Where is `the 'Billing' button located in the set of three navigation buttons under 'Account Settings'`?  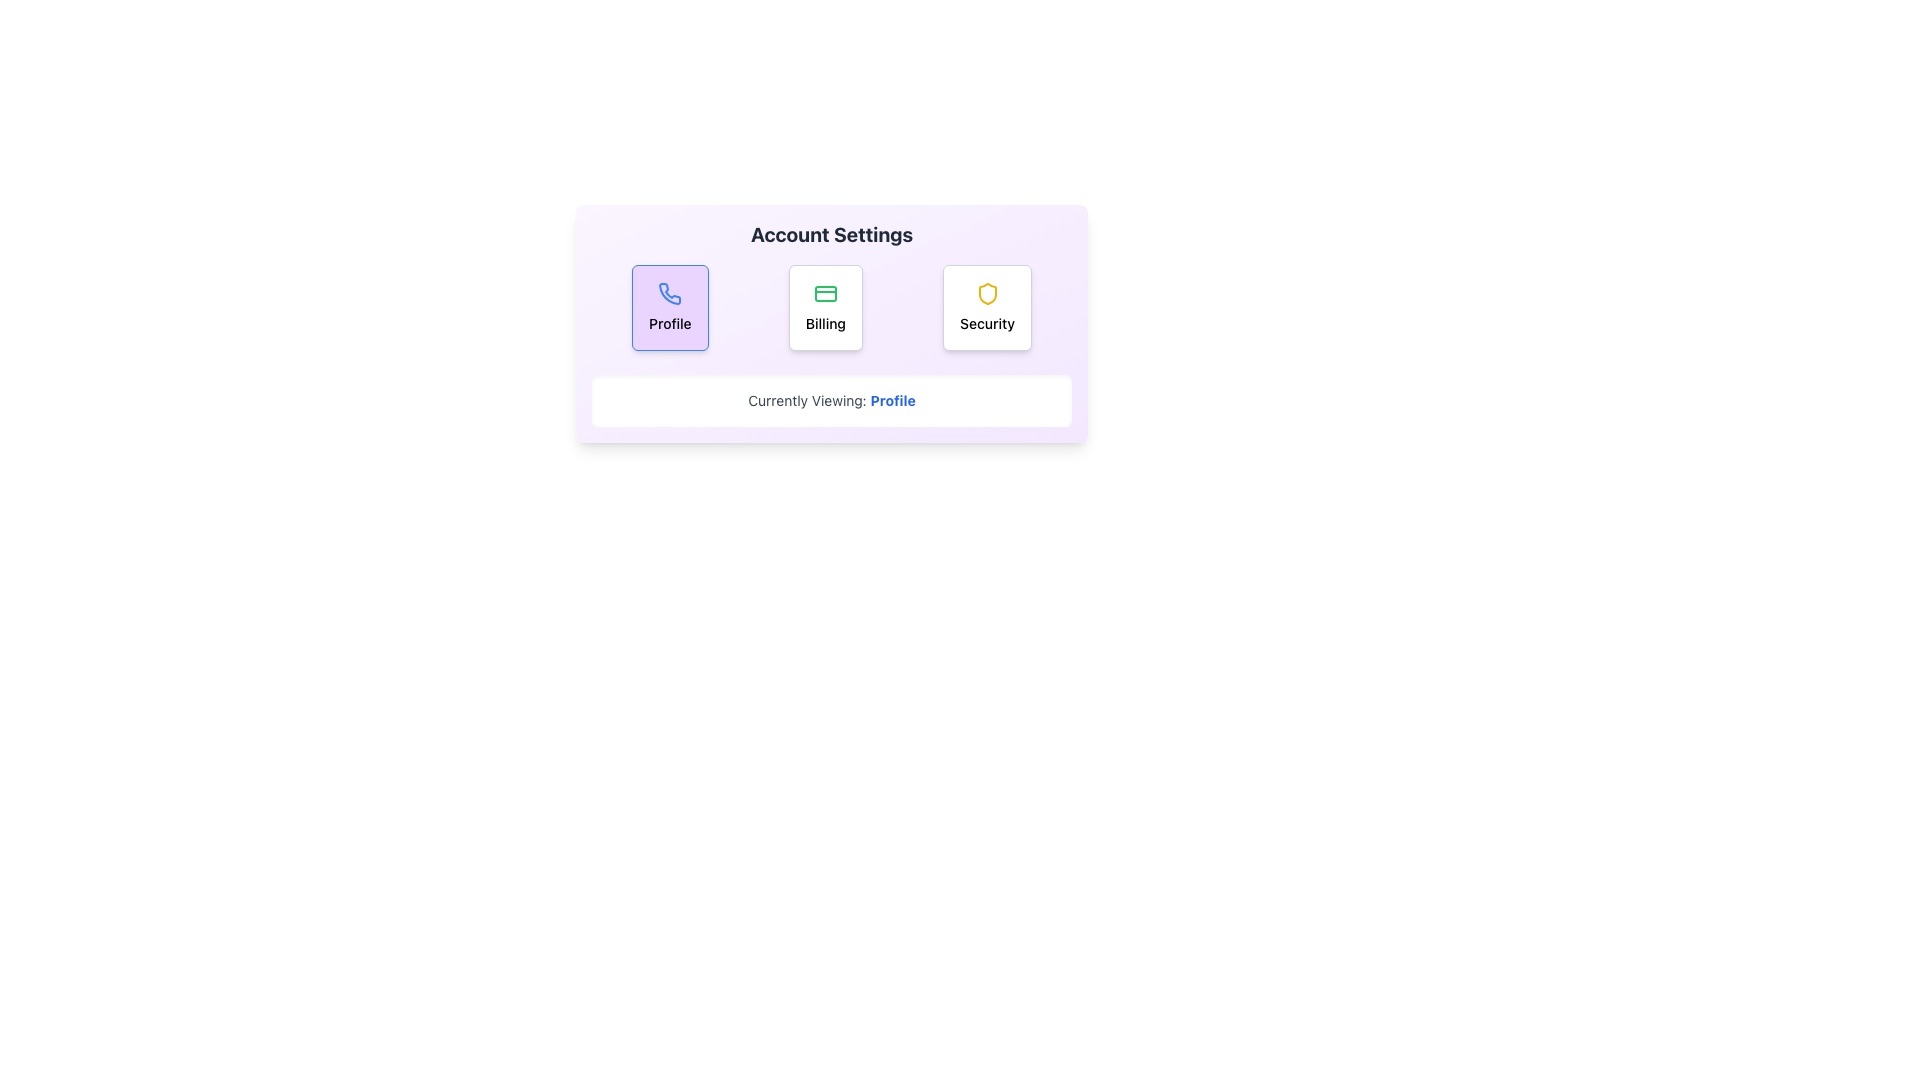 the 'Billing' button located in the set of three navigation buttons under 'Account Settings' is located at coordinates (831, 308).